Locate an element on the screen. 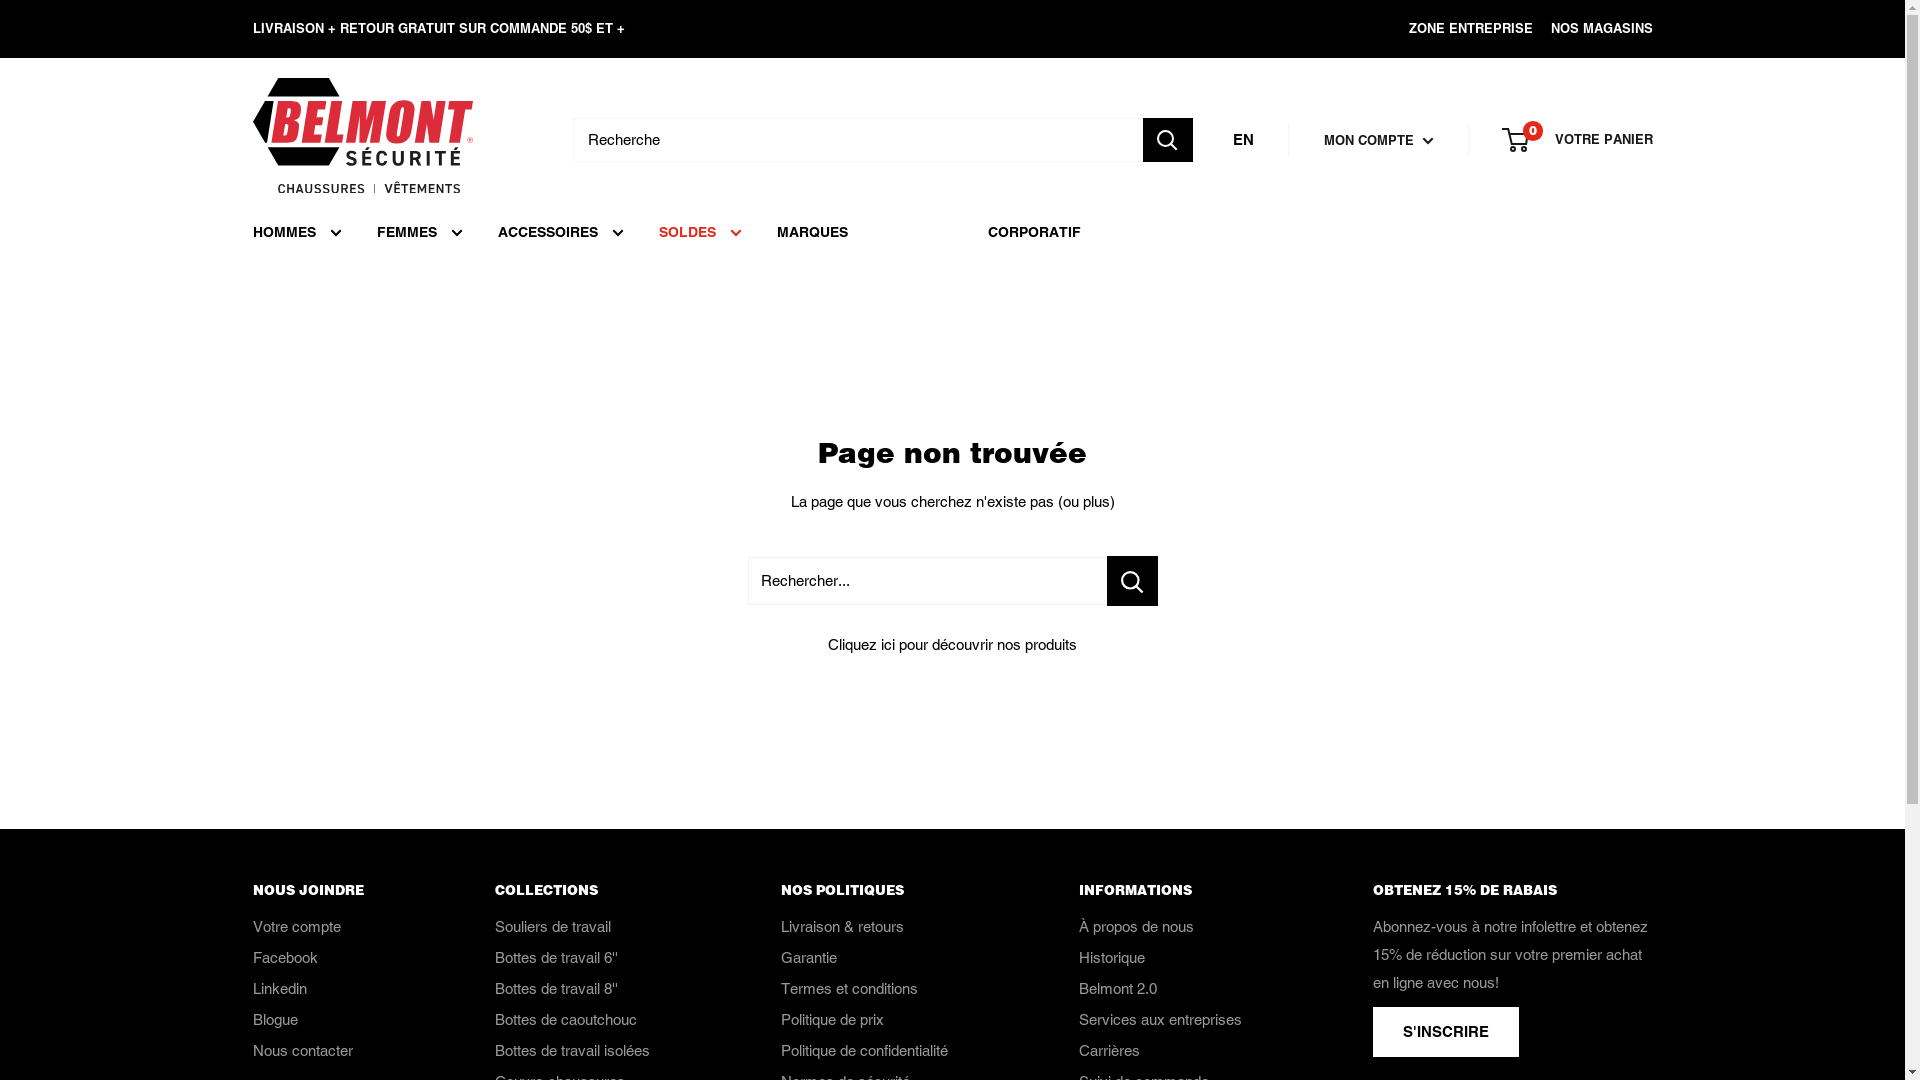  'NOUS JOINDRE' is located at coordinates (337, 889).